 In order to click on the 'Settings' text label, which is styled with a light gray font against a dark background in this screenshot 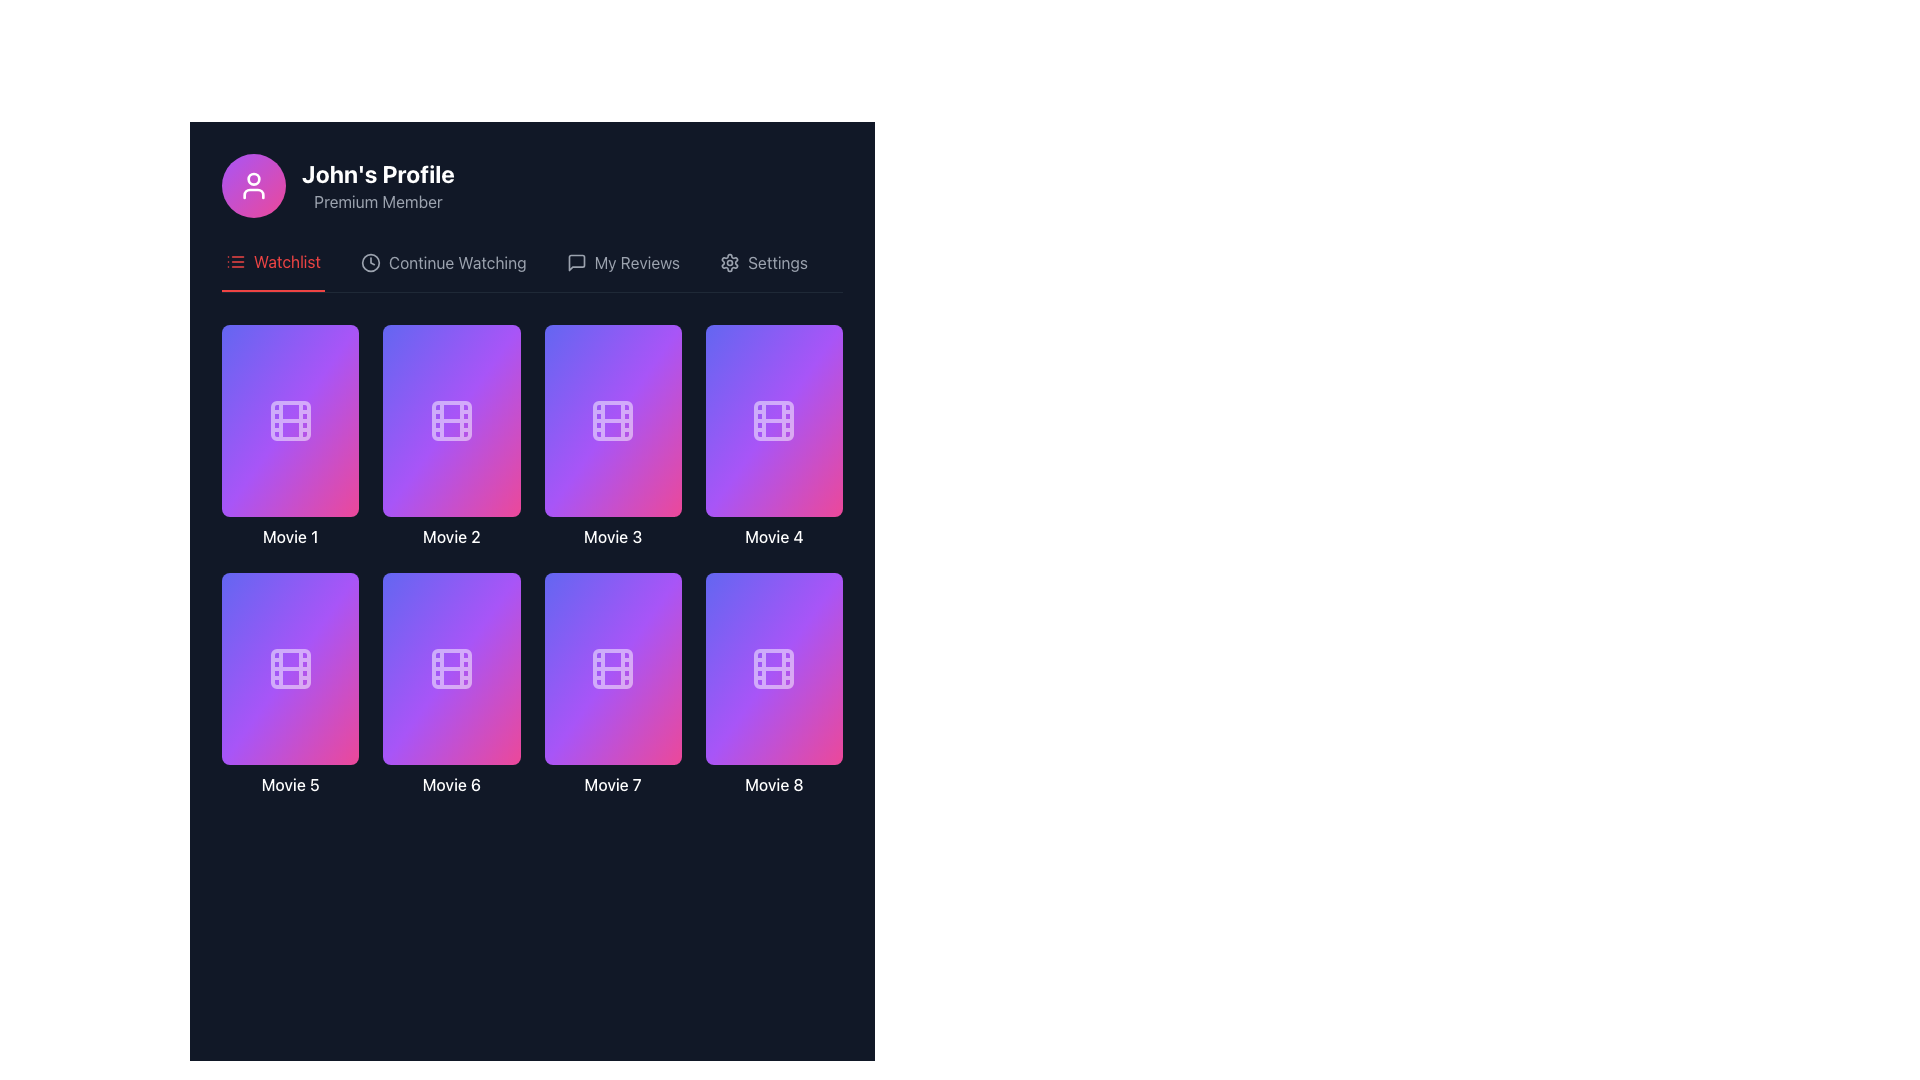, I will do `click(776, 261)`.